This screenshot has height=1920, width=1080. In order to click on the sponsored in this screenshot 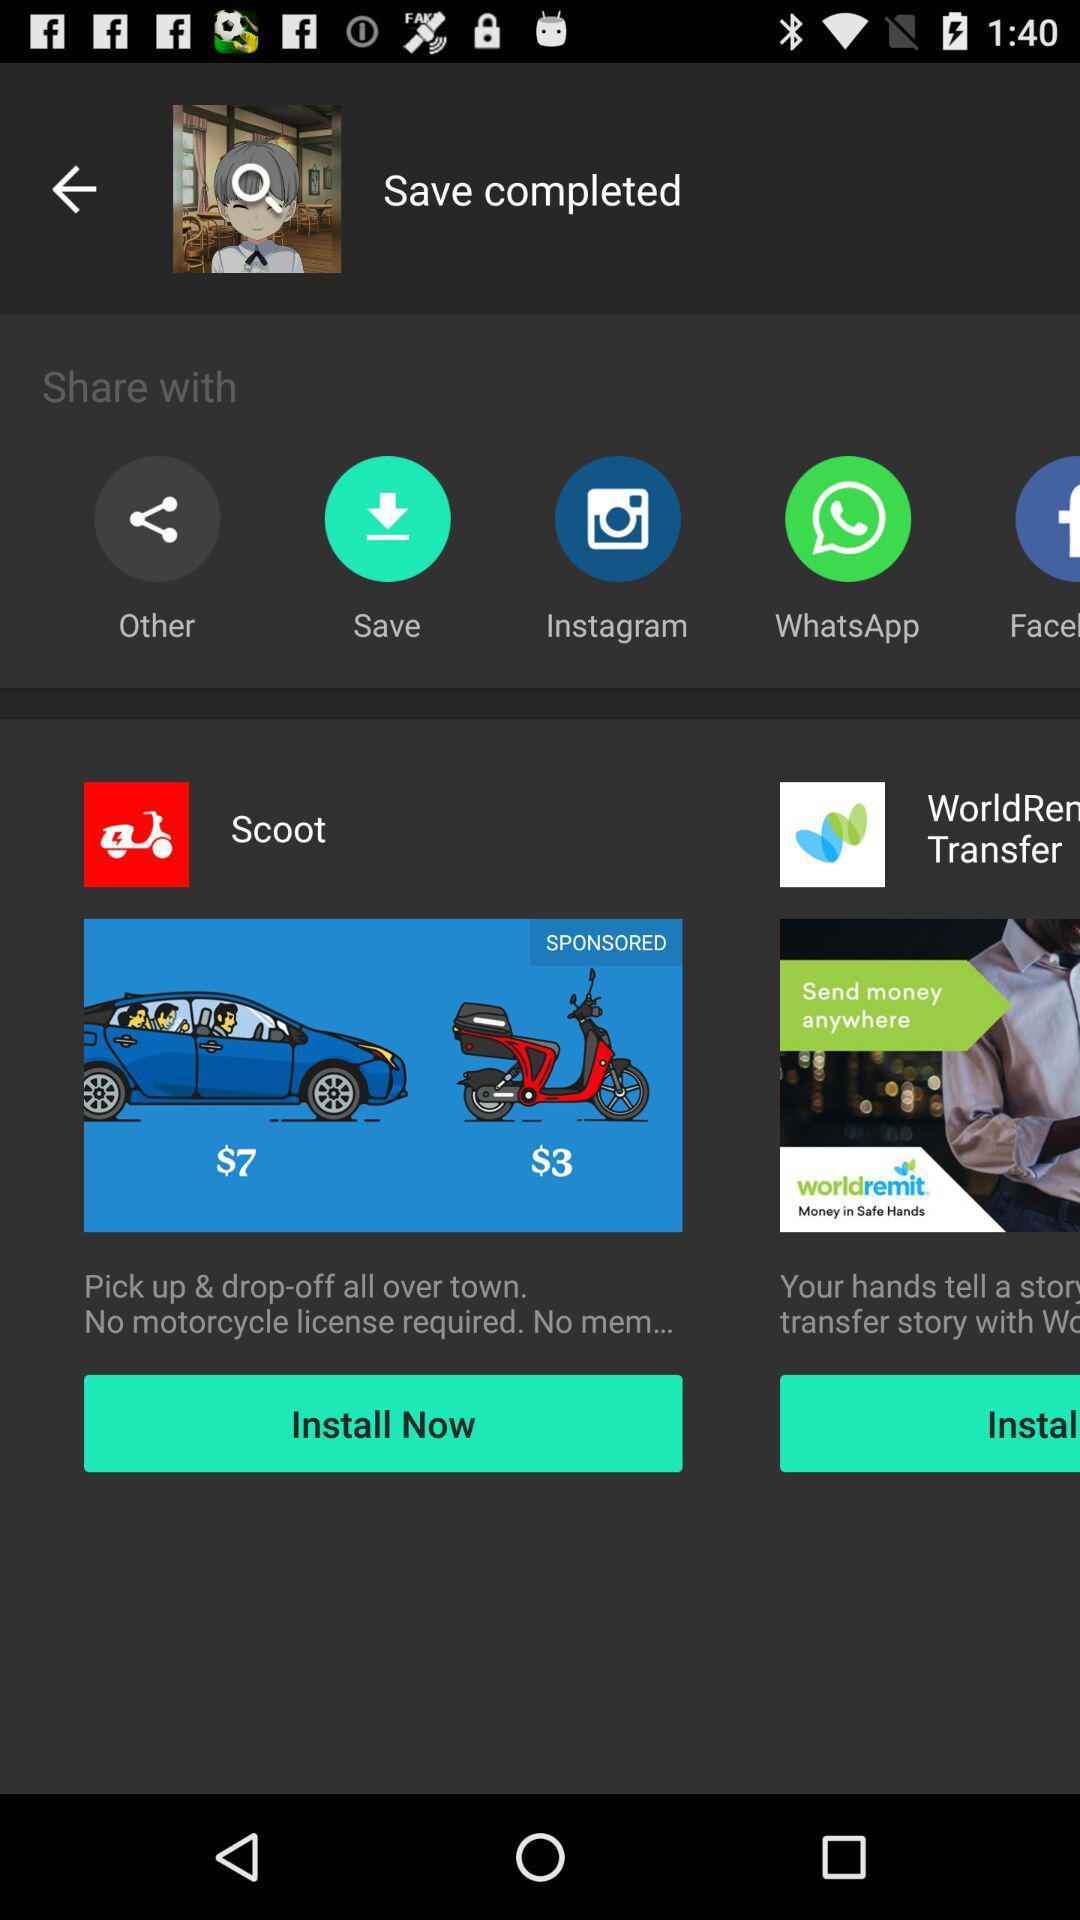, I will do `click(605, 941)`.